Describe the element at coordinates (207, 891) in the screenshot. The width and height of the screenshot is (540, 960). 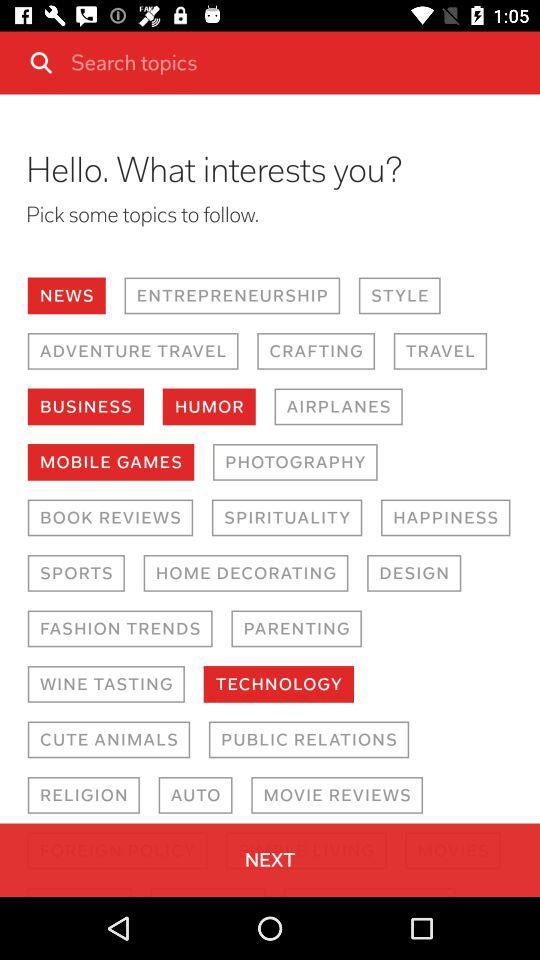
I see `the icon to the right of the science item` at that location.